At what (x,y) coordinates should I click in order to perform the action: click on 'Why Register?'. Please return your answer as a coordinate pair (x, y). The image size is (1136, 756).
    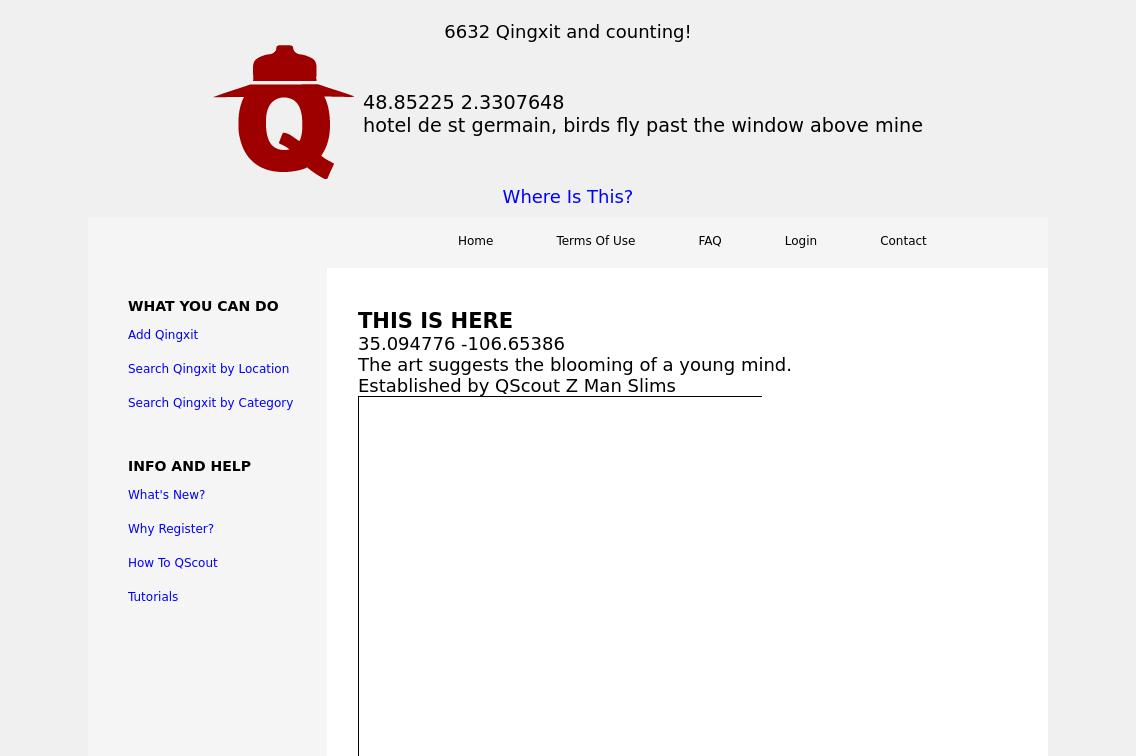
    Looking at the image, I should click on (169, 528).